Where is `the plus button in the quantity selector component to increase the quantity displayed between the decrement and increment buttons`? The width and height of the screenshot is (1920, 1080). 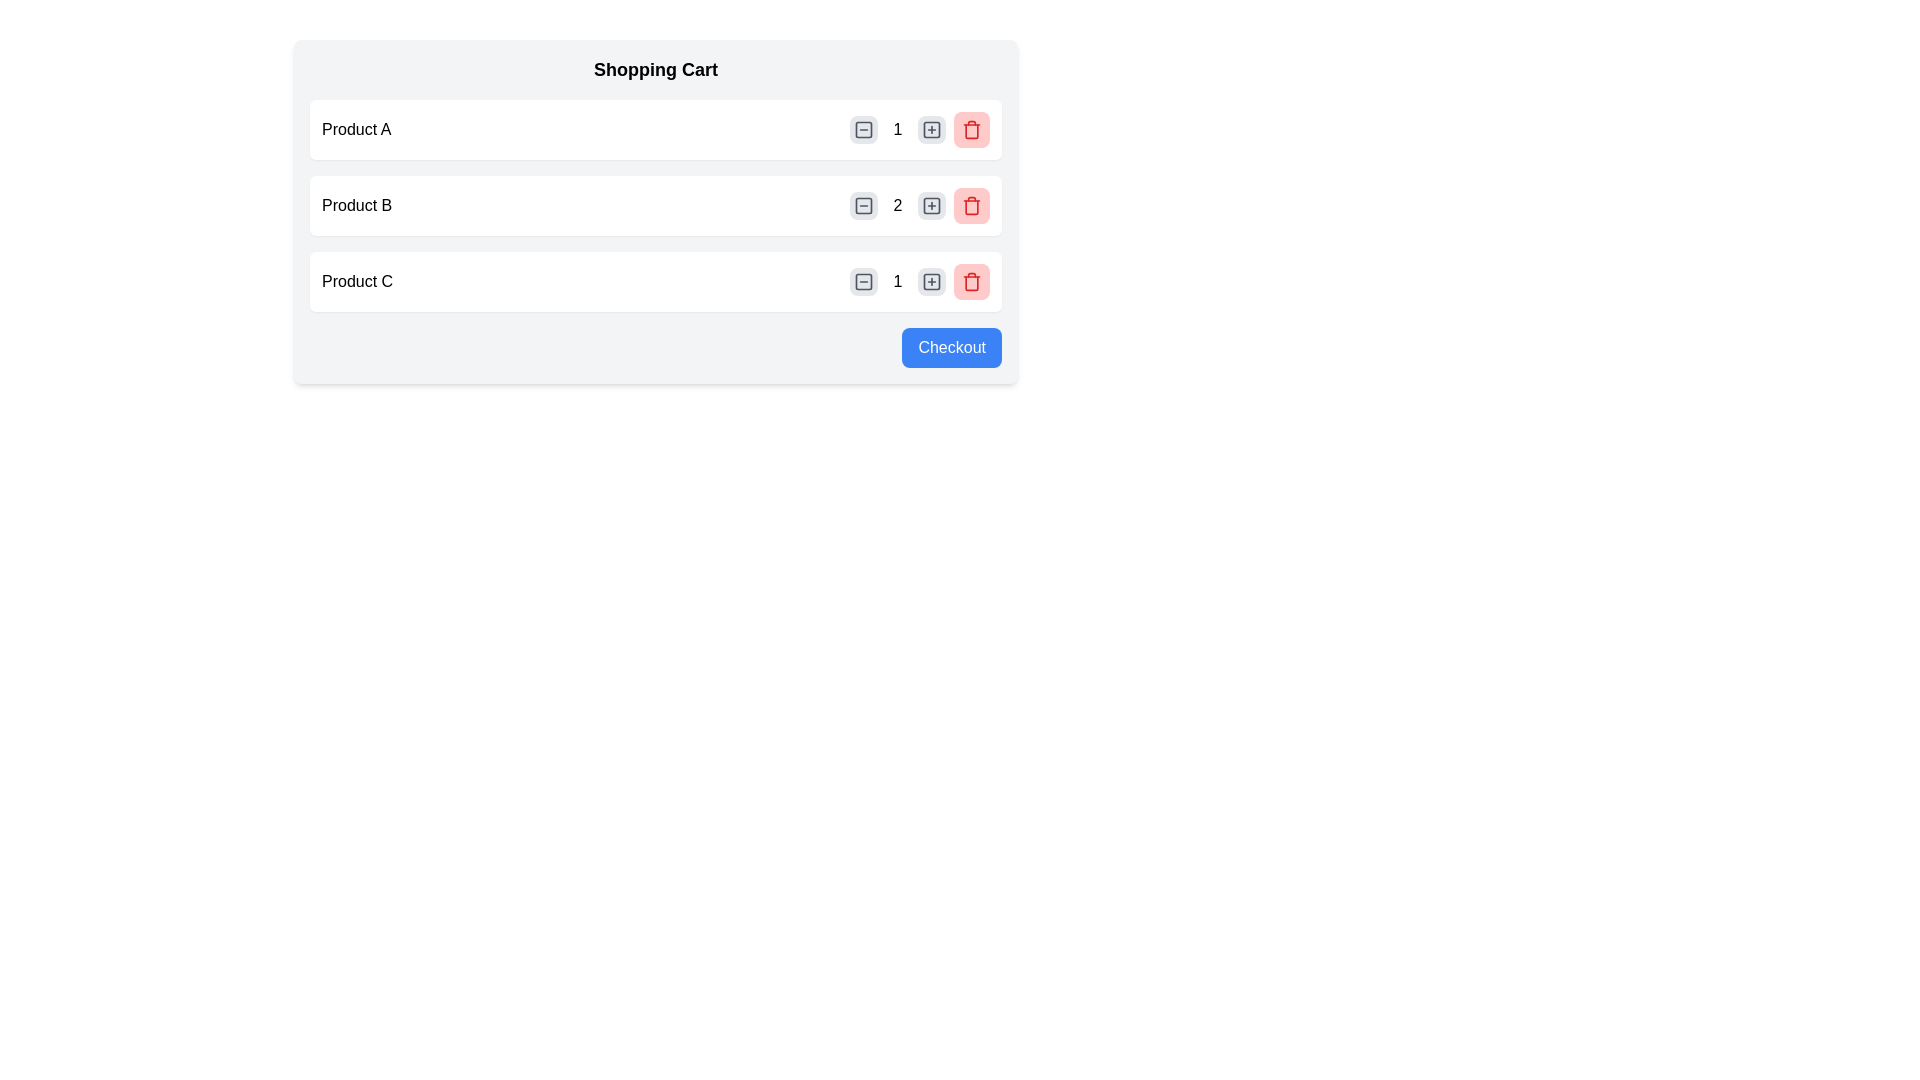
the plus button in the quantity selector component to increase the quantity displayed between the decrement and increment buttons is located at coordinates (919, 281).